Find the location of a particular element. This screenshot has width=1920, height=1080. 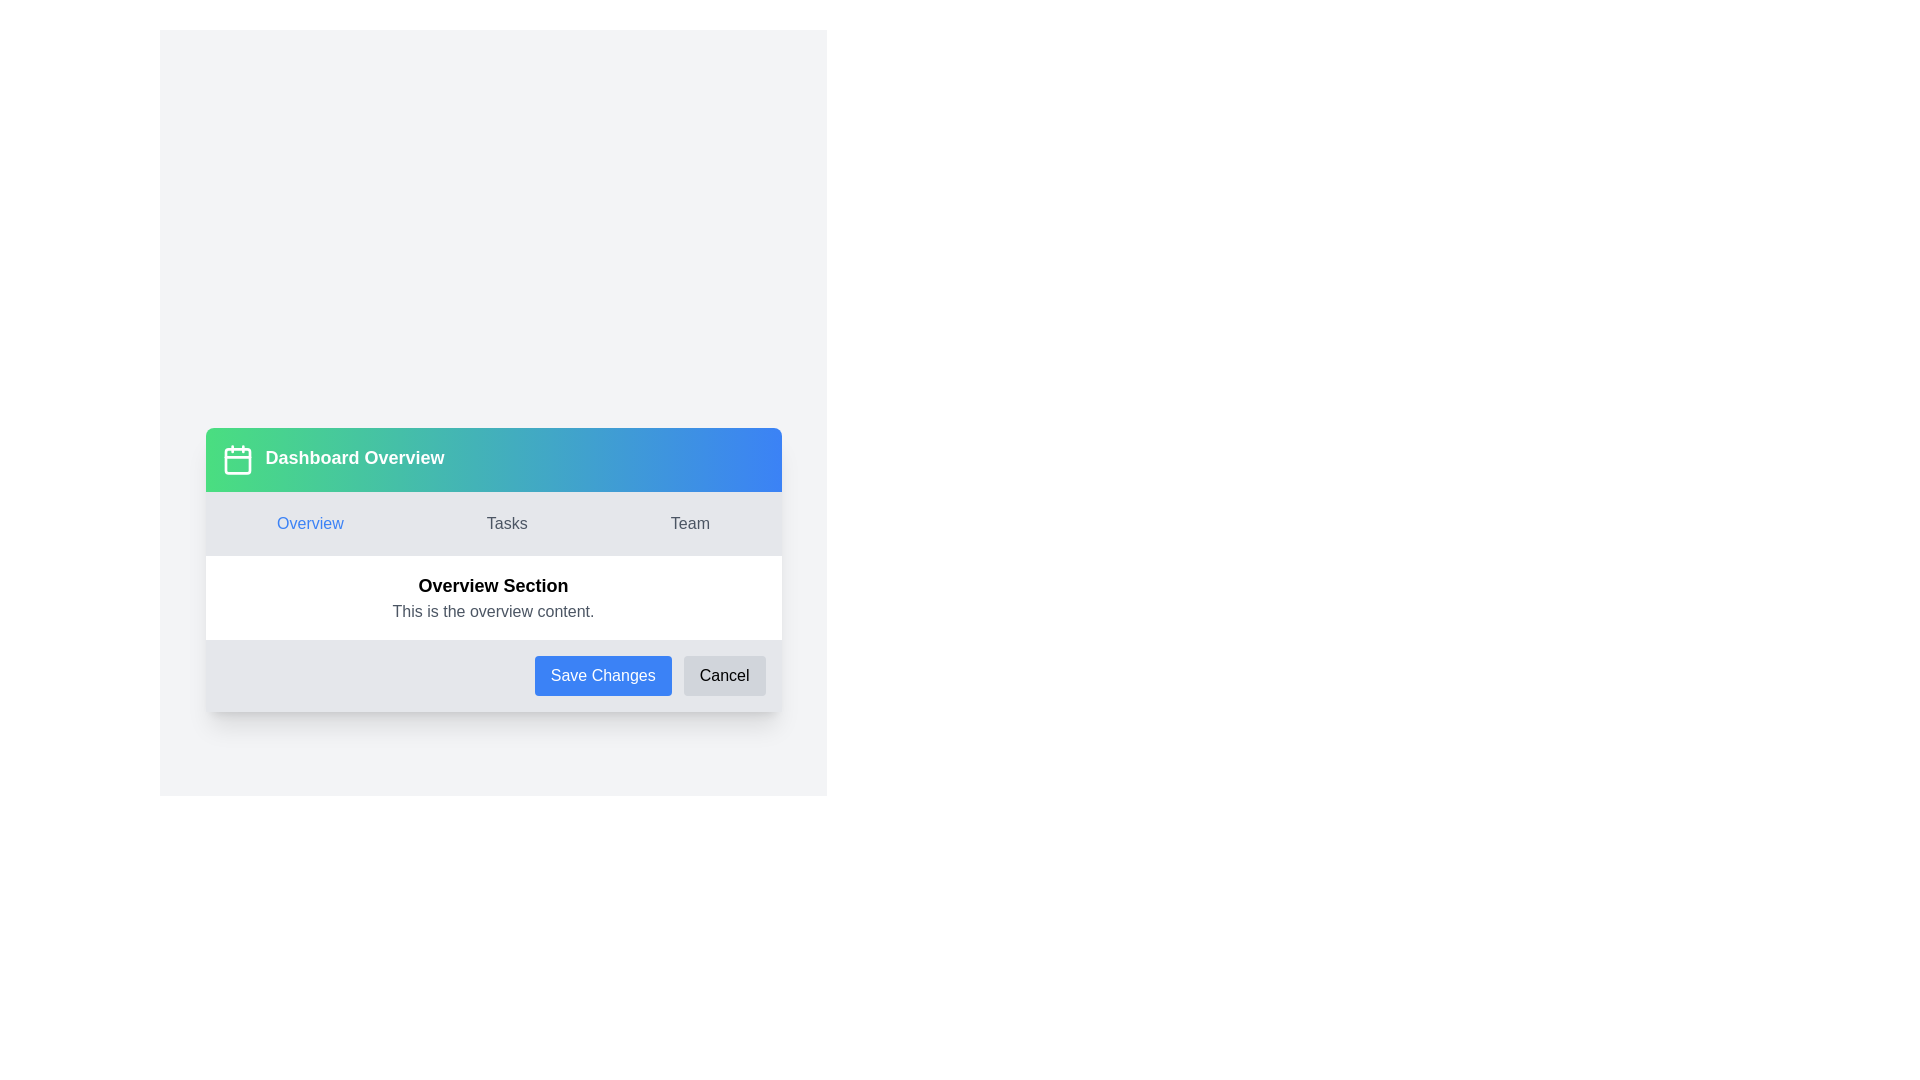

the calendar icon with a green background located in the top-left corner of the 'Dashboard Overview' header bar, positioned directly to the left of the text is located at coordinates (237, 459).